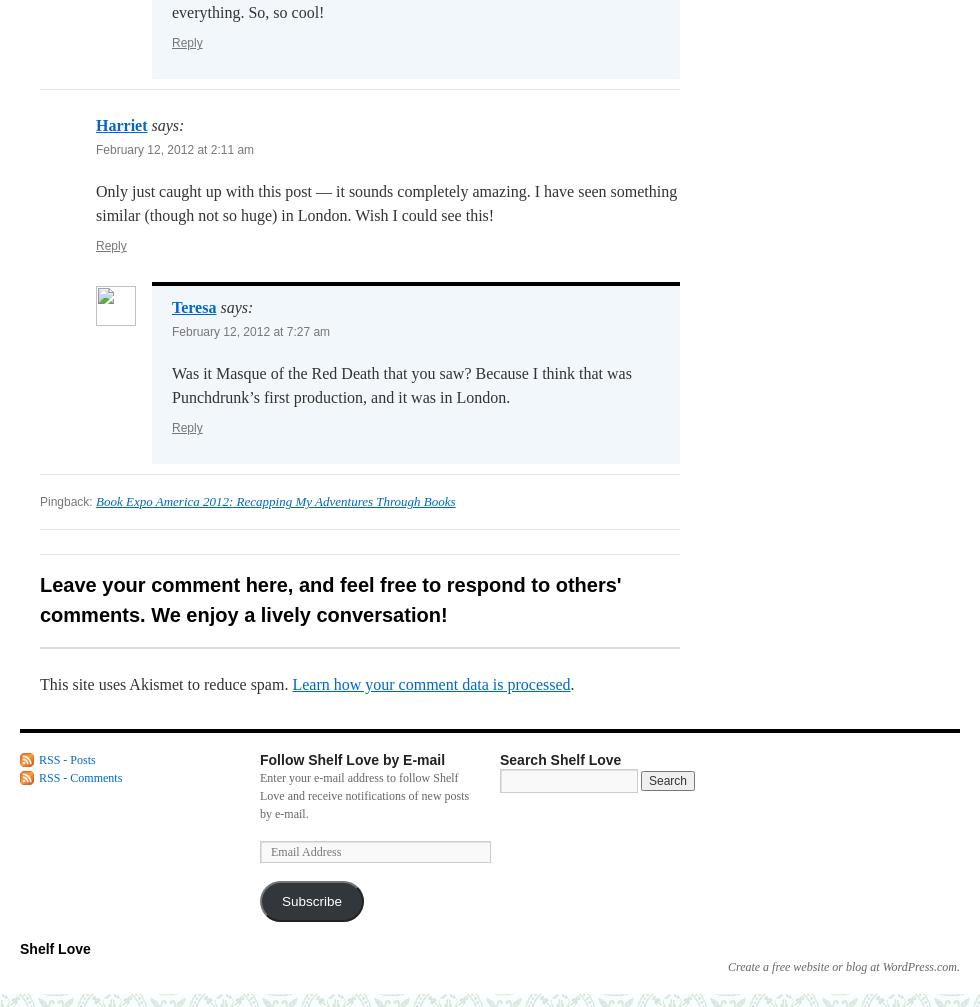 This screenshot has width=980, height=1007. What do you see at coordinates (364, 795) in the screenshot?
I see `'Enter your e-mail address to follow Shelf Love and receive notifications of new posts by e-mail.'` at bounding box center [364, 795].